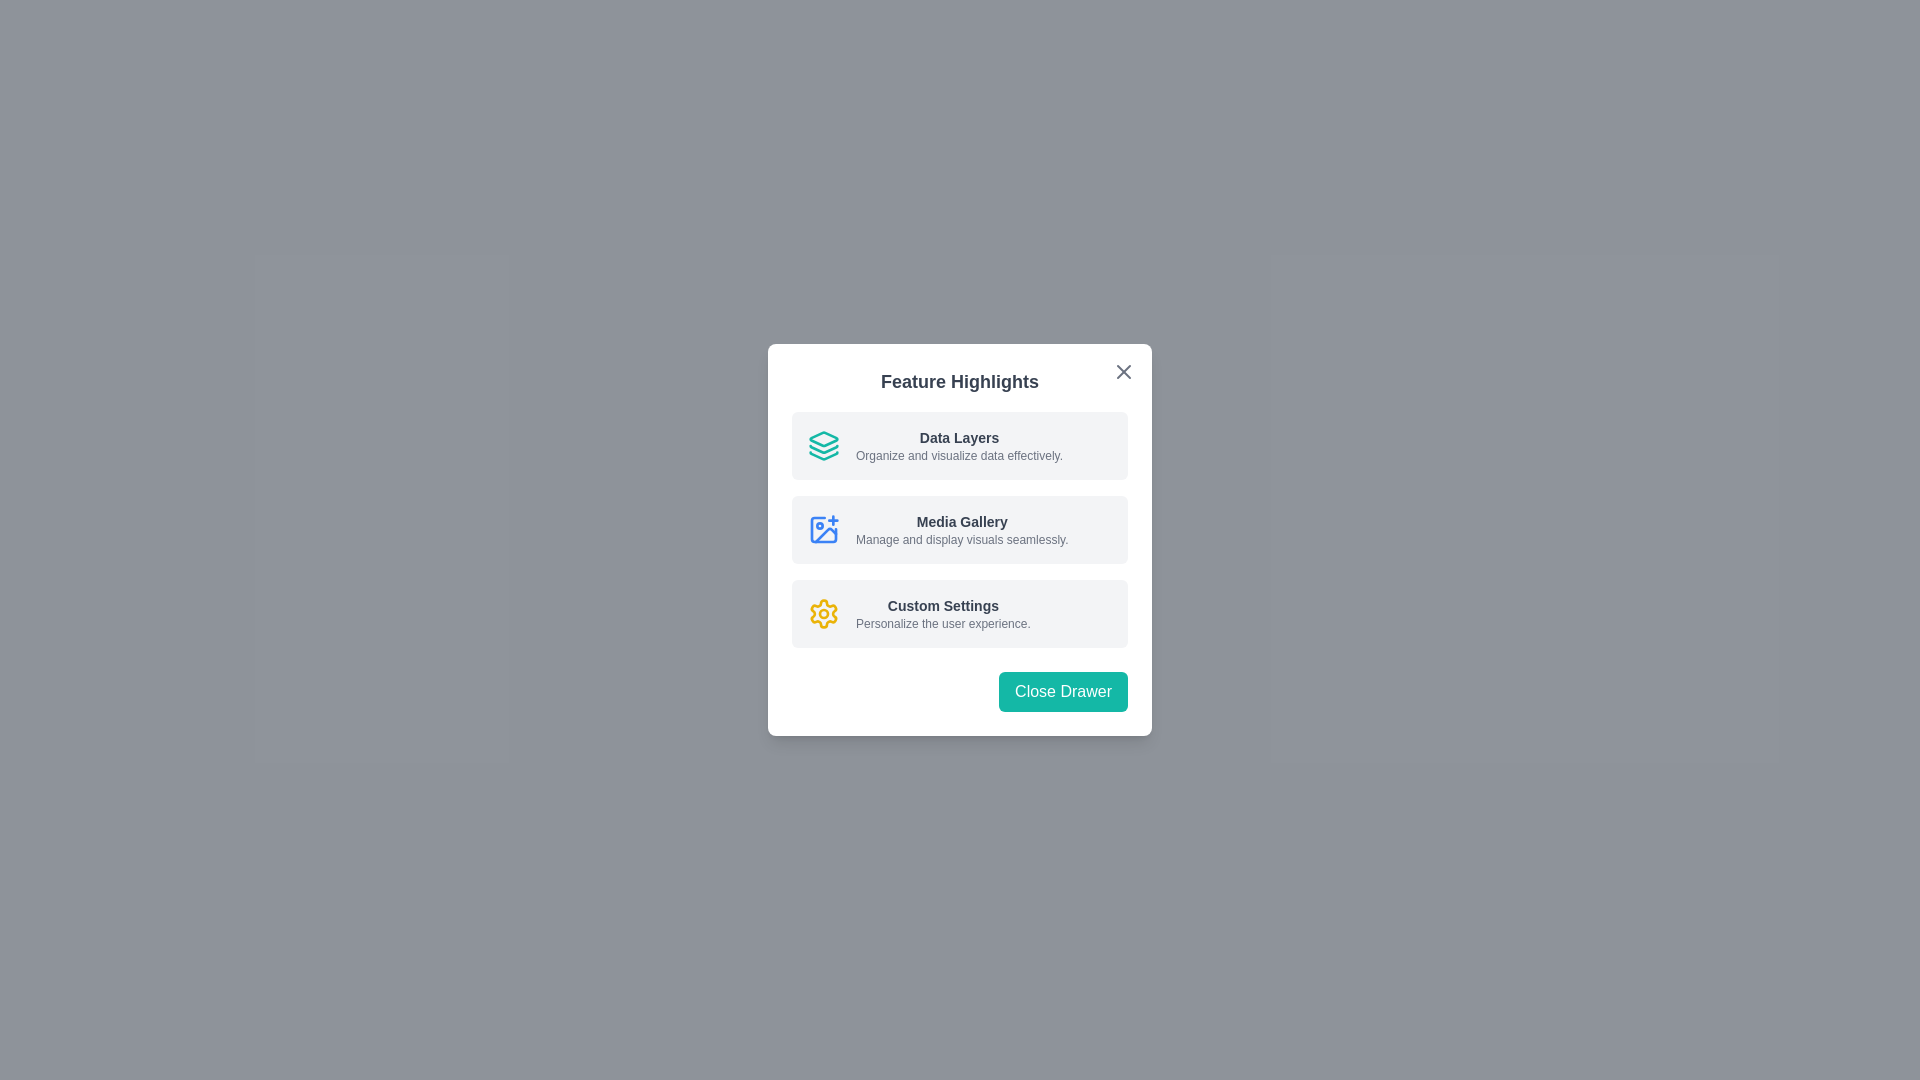  Describe the element at coordinates (958, 437) in the screenshot. I see `the 'Data Layers' text label, which is styled in bold, dark gray, and located above the description text in the feature highlight section` at that location.